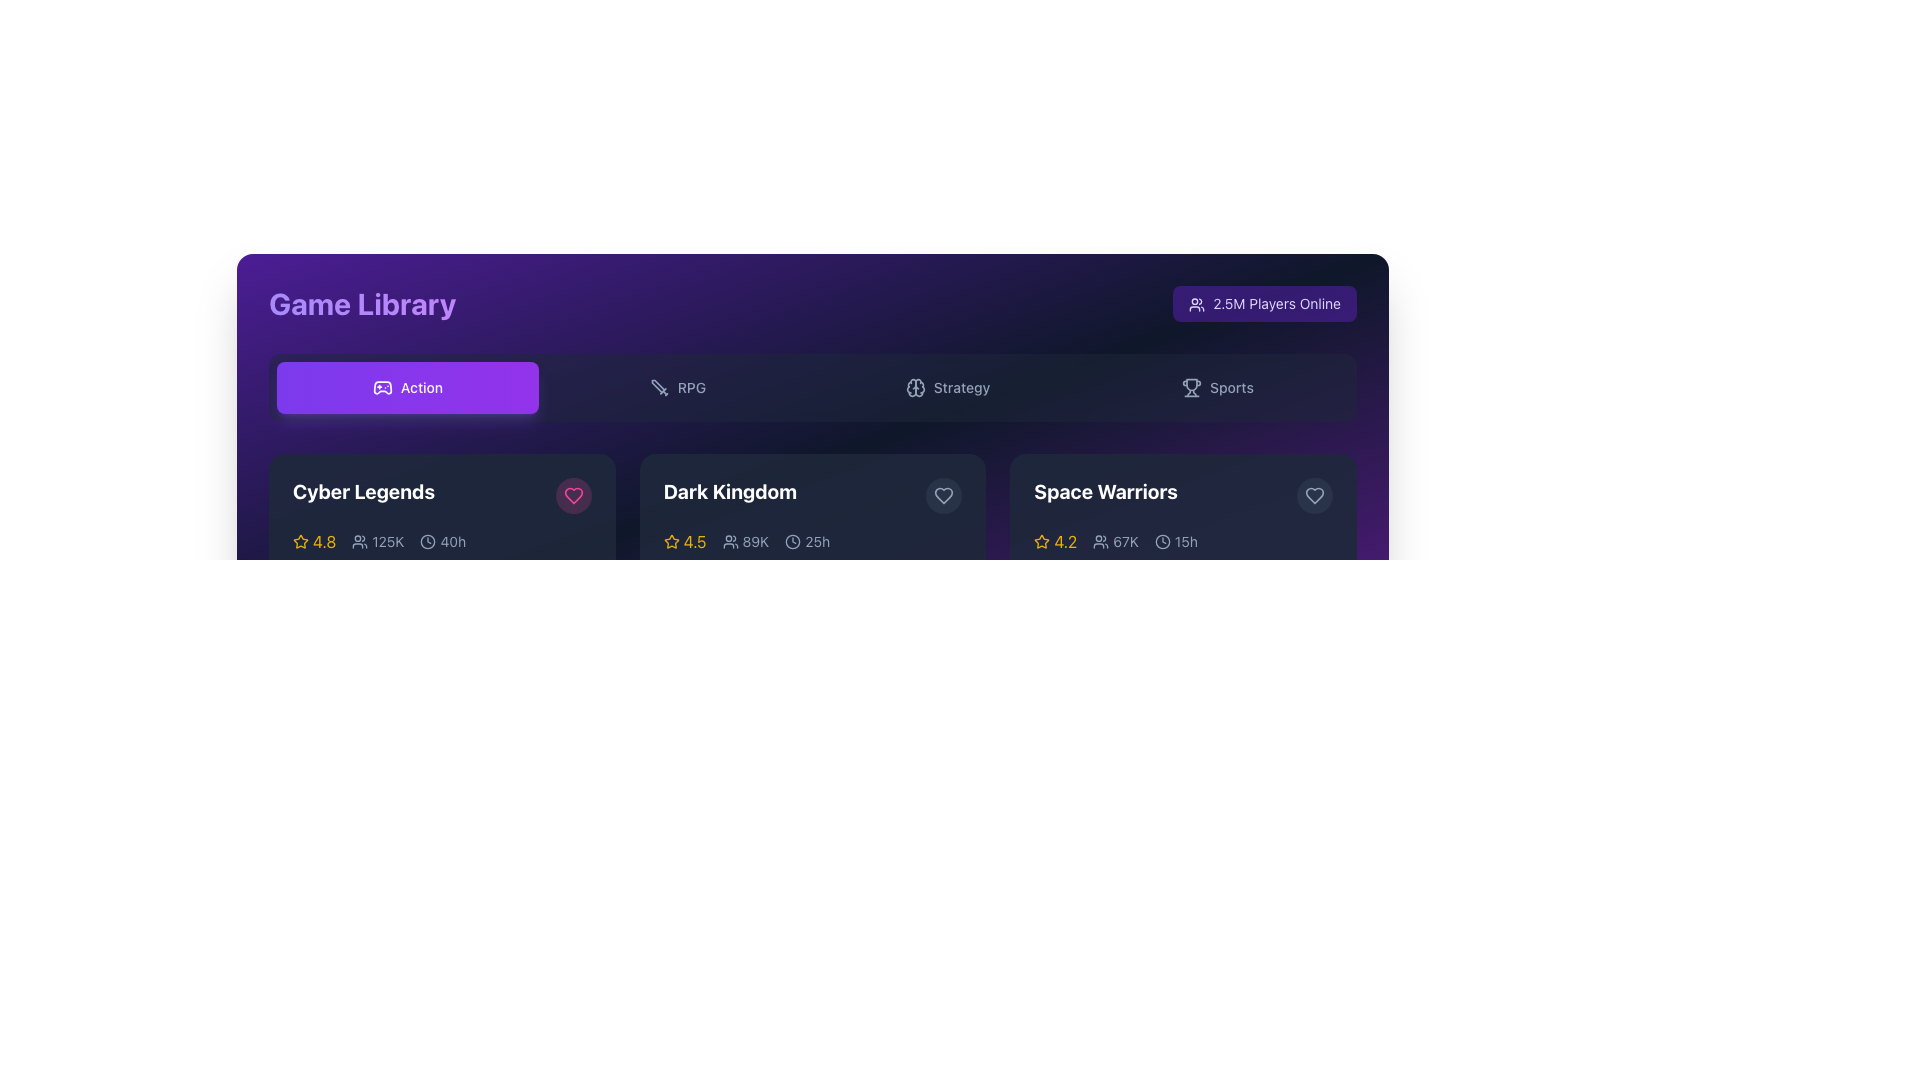 Image resolution: width=1920 pixels, height=1080 pixels. What do you see at coordinates (1183, 542) in the screenshot?
I see `the time information indicated as '15 hours' associated with the 'Space Warriors' item, located beneath the title in the middle-bottom area of the card` at bounding box center [1183, 542].